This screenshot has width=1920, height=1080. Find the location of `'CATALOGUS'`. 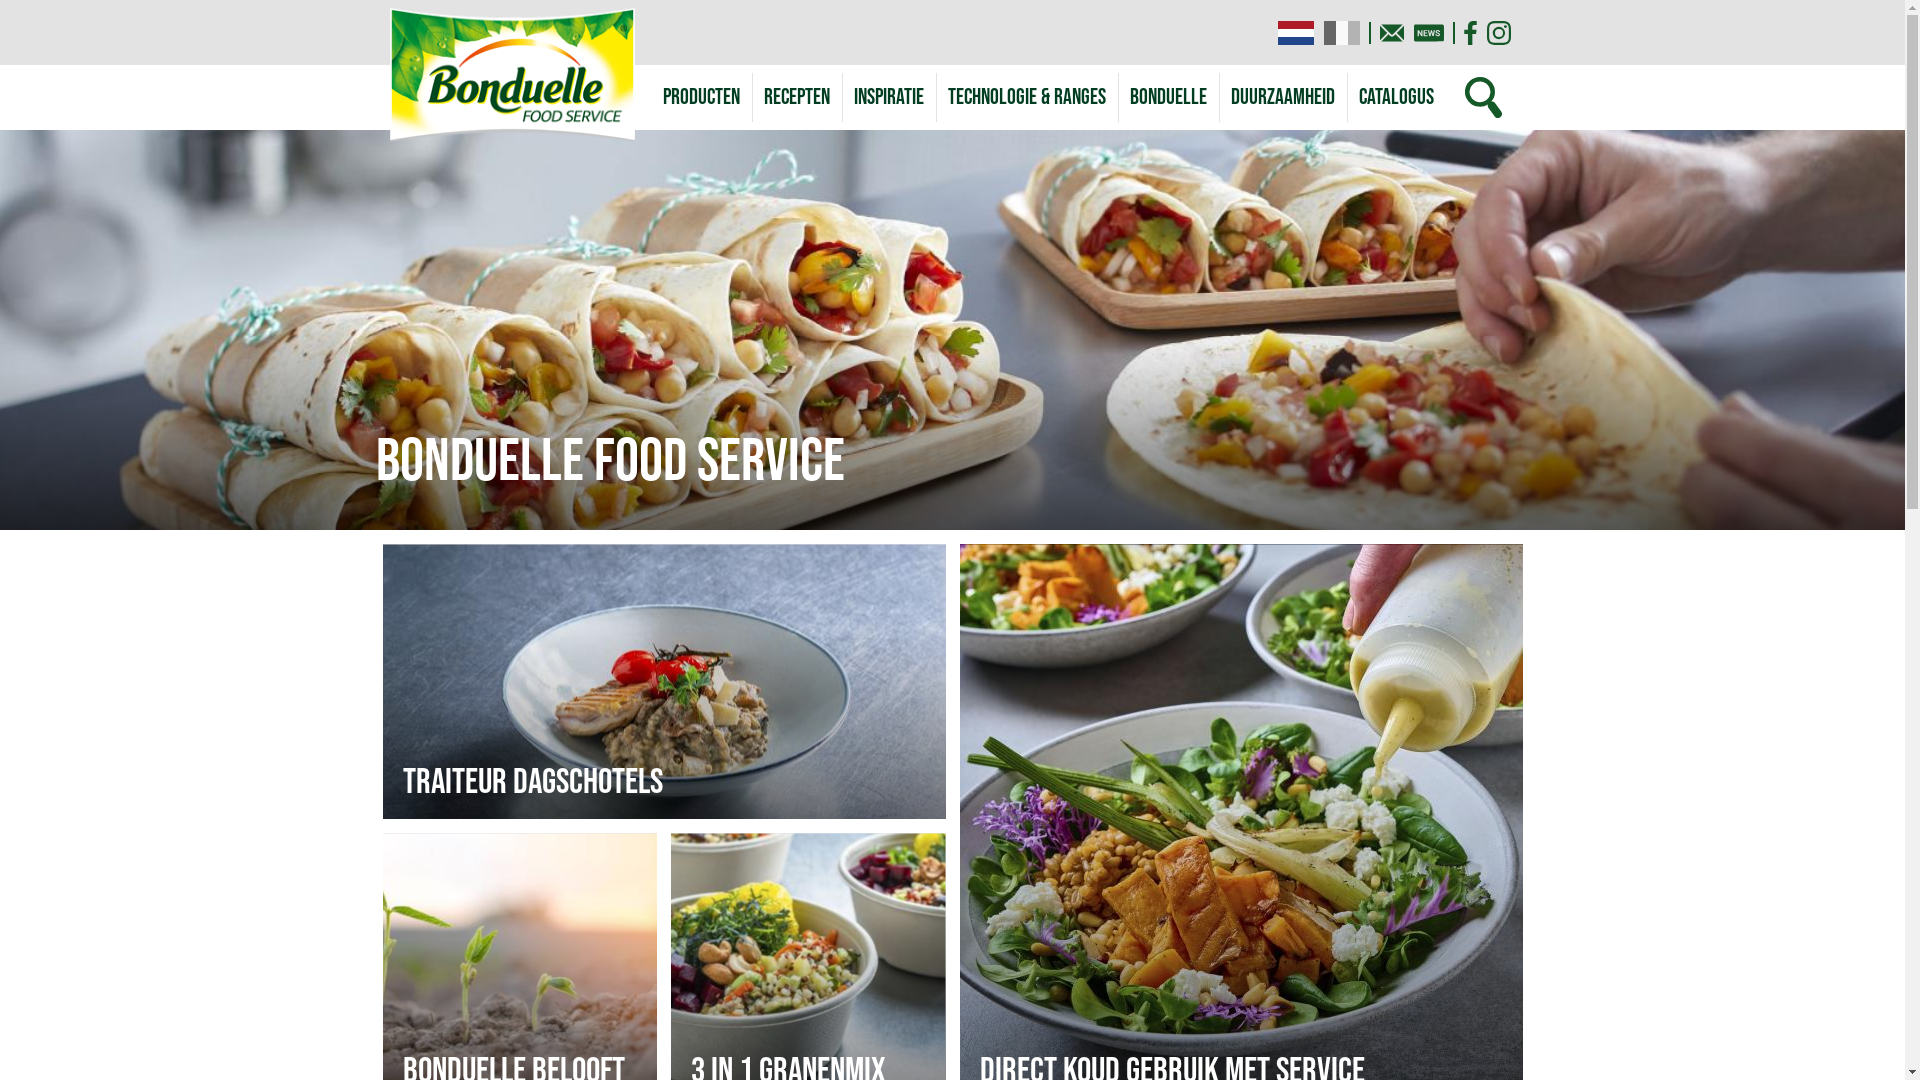

'CATALOGUS' is located at coordinates (1394, 97).